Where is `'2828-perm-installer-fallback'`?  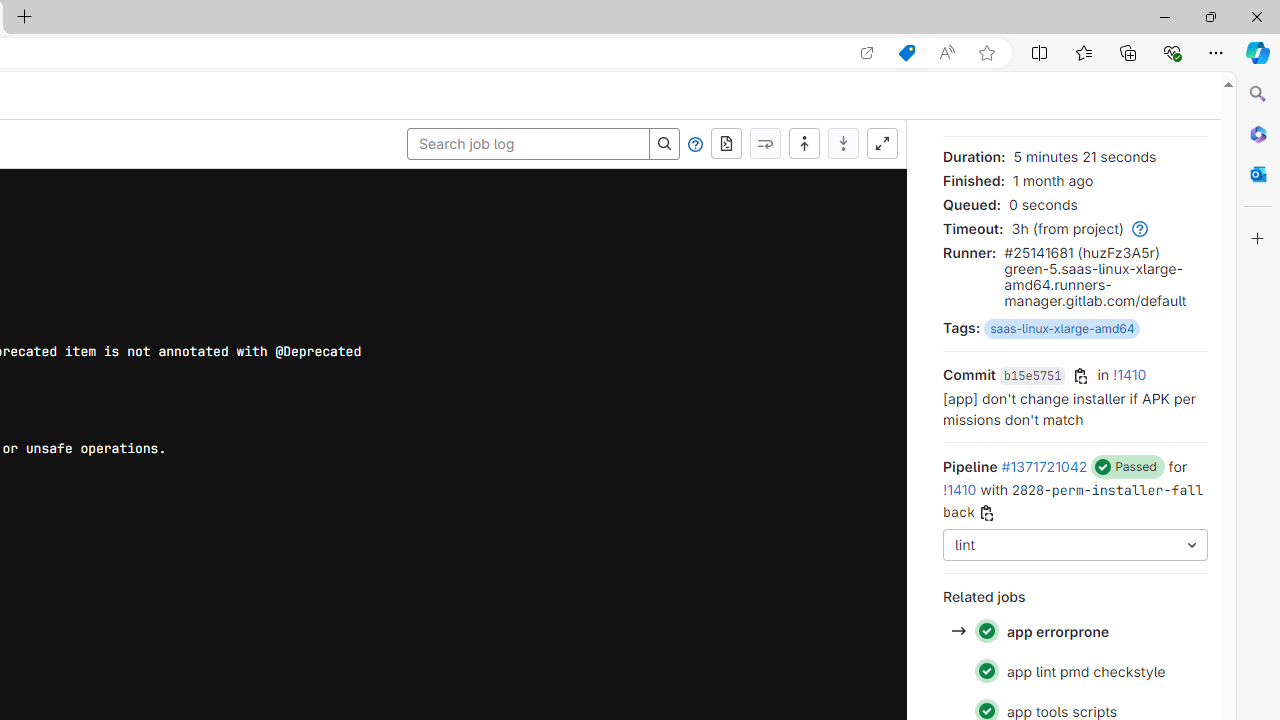
'2828-perm-installer-fallback' is located at coordinates (1072, 500).